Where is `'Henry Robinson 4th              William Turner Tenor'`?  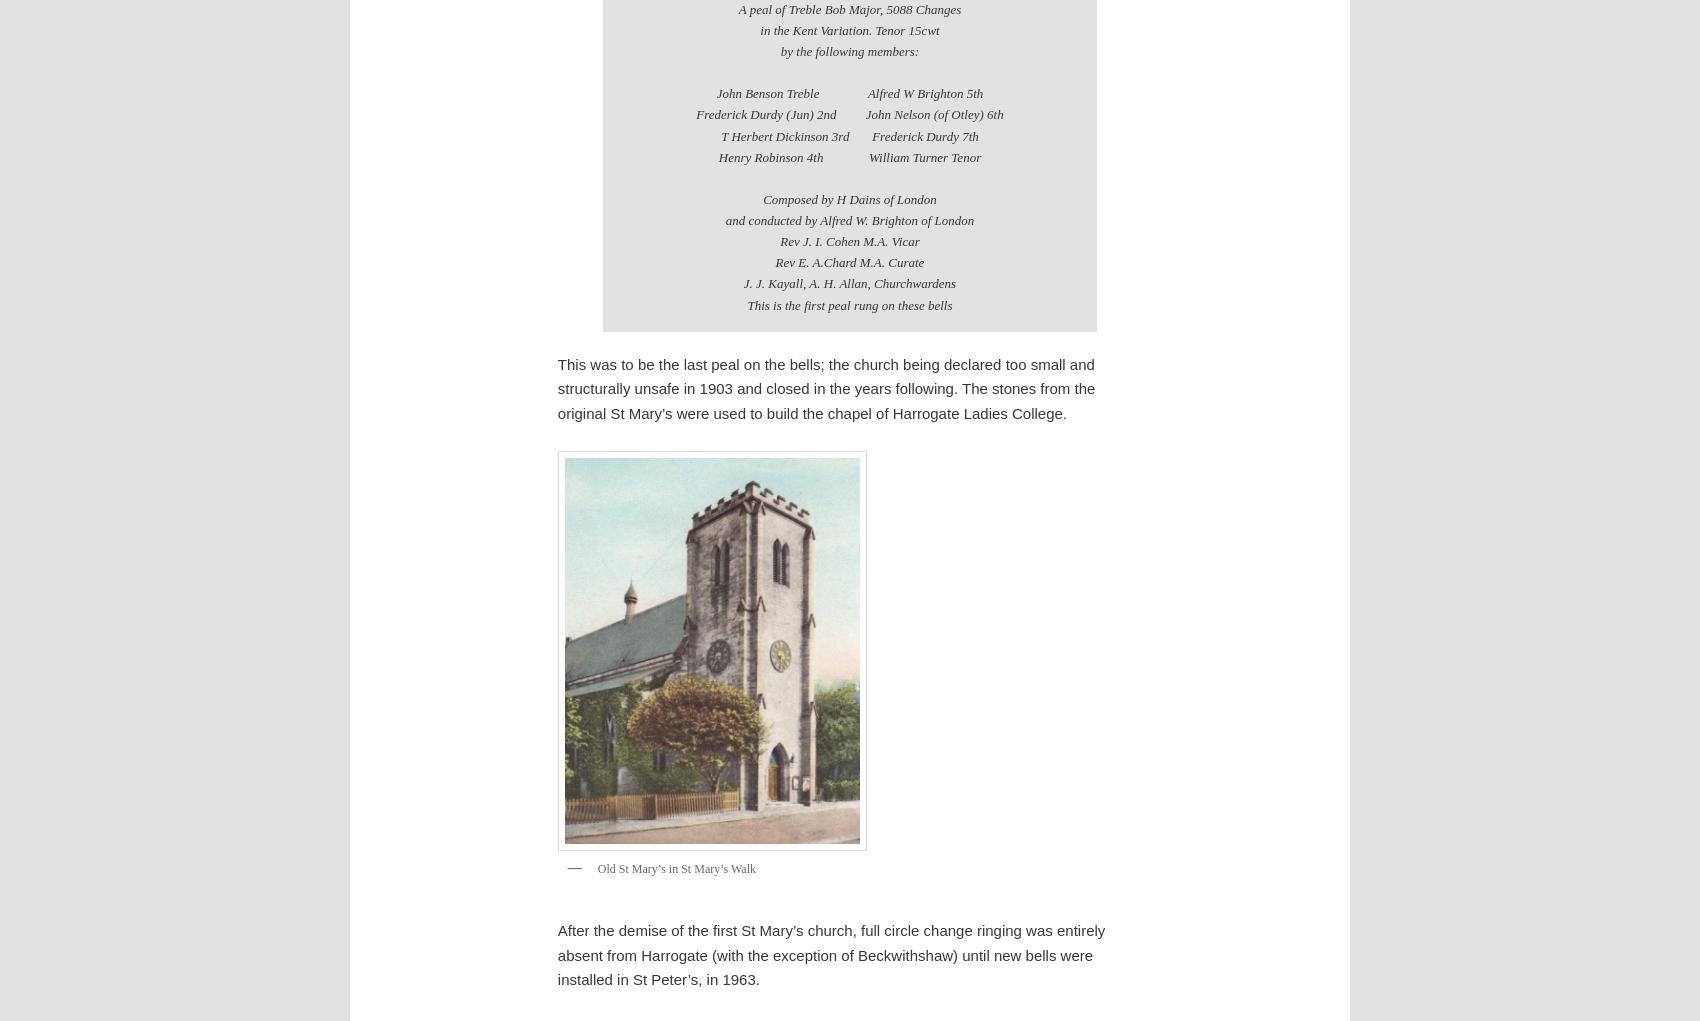
'Henry Robinson 4th              William Turner Tenor' is located at coordinates (848, 156).